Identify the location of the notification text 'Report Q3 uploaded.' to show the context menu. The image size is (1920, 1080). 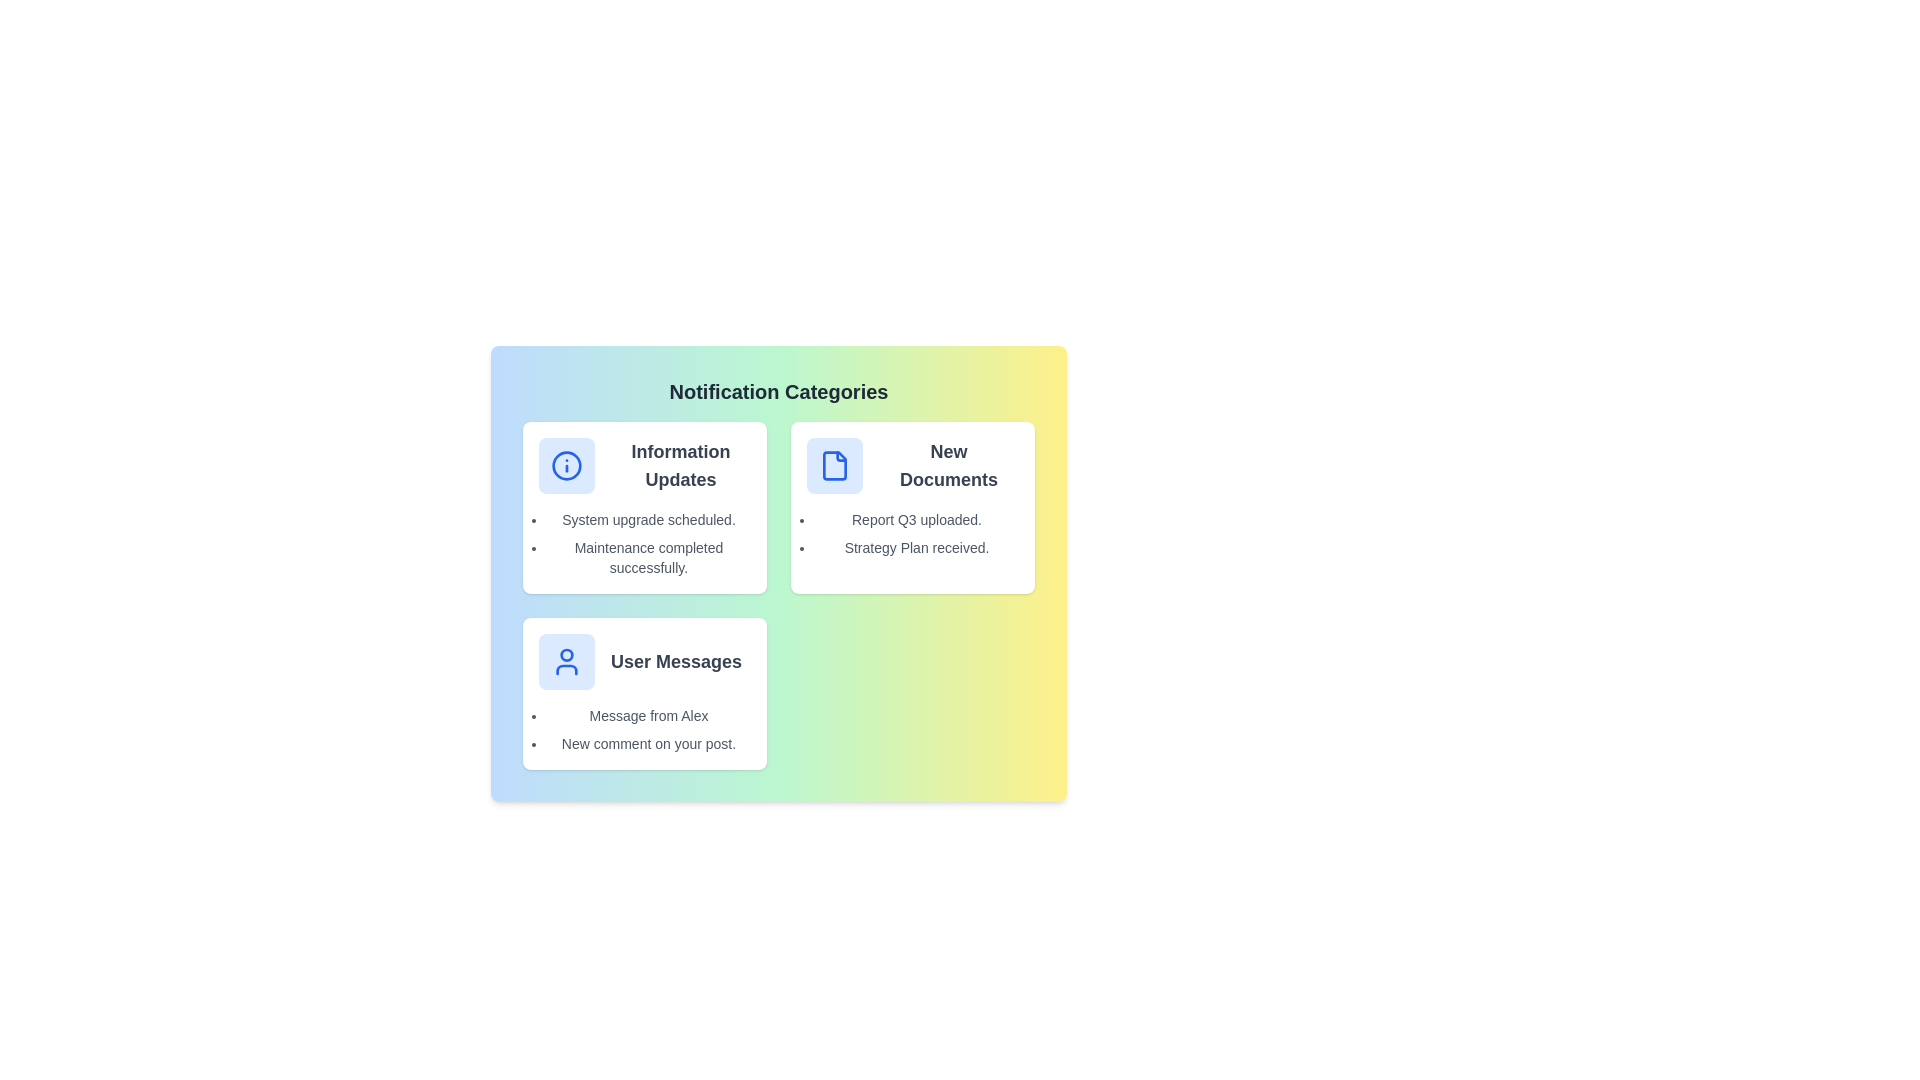
(915, 519).